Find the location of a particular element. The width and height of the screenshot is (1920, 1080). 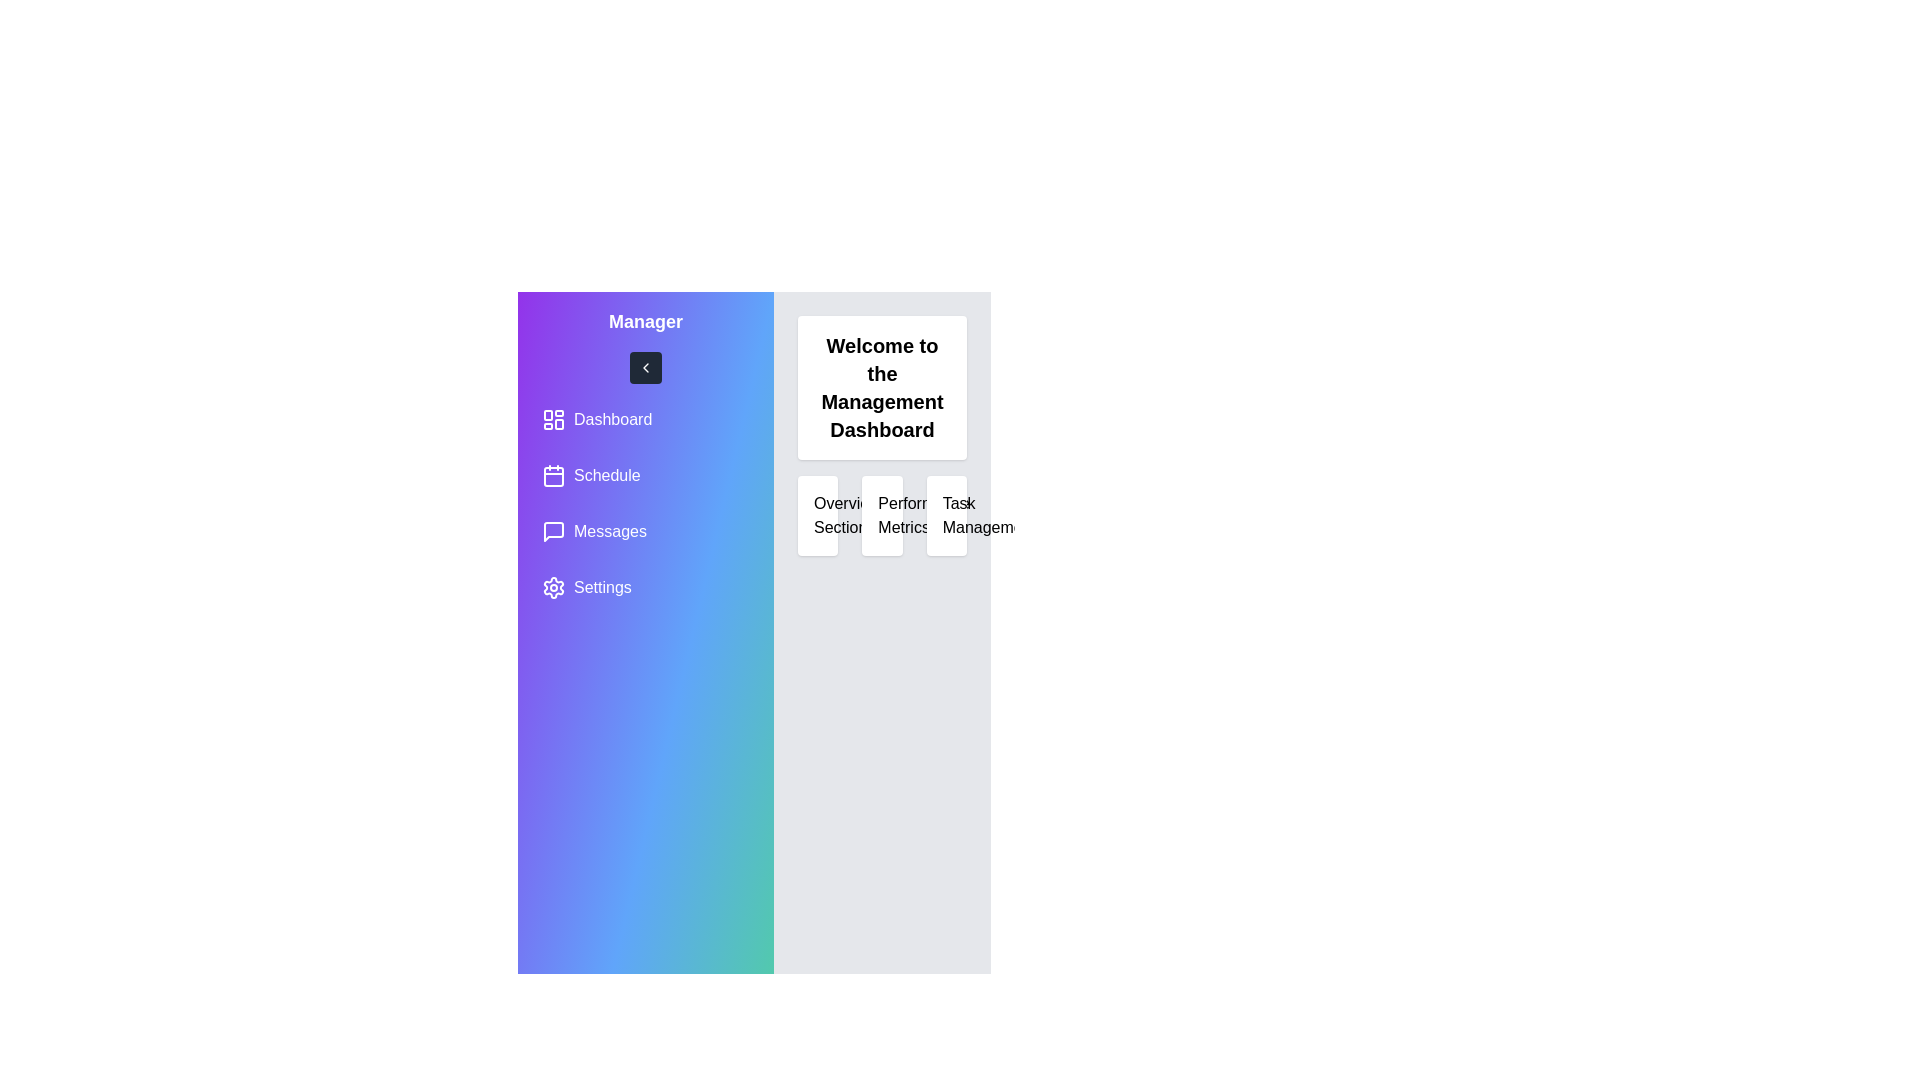

the Informational Card displaying 'Performance Metrics', which is the second card in a horizontal sequence of three cards in the middle-right section of the interface is located at coordinates (881, 515).